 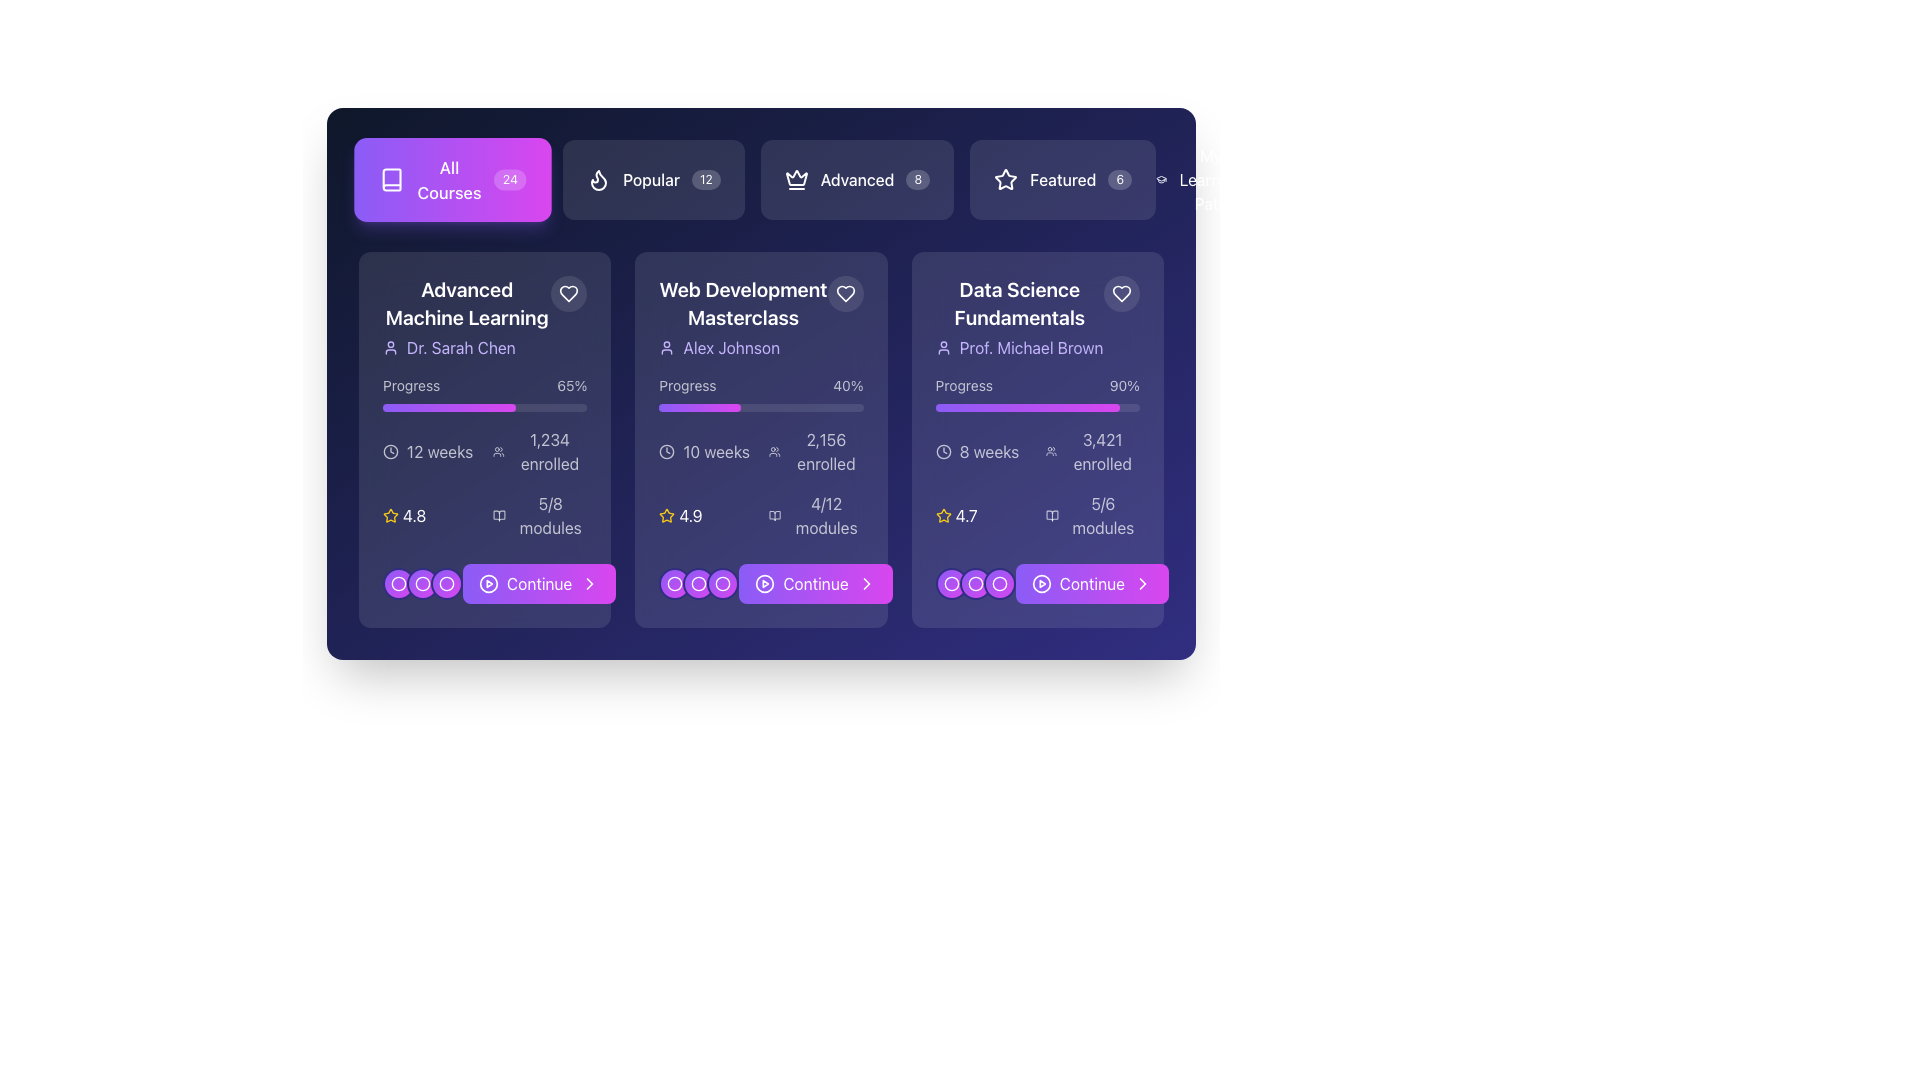 What do you see at coordinates (1037, 316) in the screenshot?
I see `the textual label displaying the course title 'Data Science Fundamentals' and instructor name 'Prof. Michael Brown' located in the upper part of the third card section in the grid layout` at bounding box center [1037, 316].